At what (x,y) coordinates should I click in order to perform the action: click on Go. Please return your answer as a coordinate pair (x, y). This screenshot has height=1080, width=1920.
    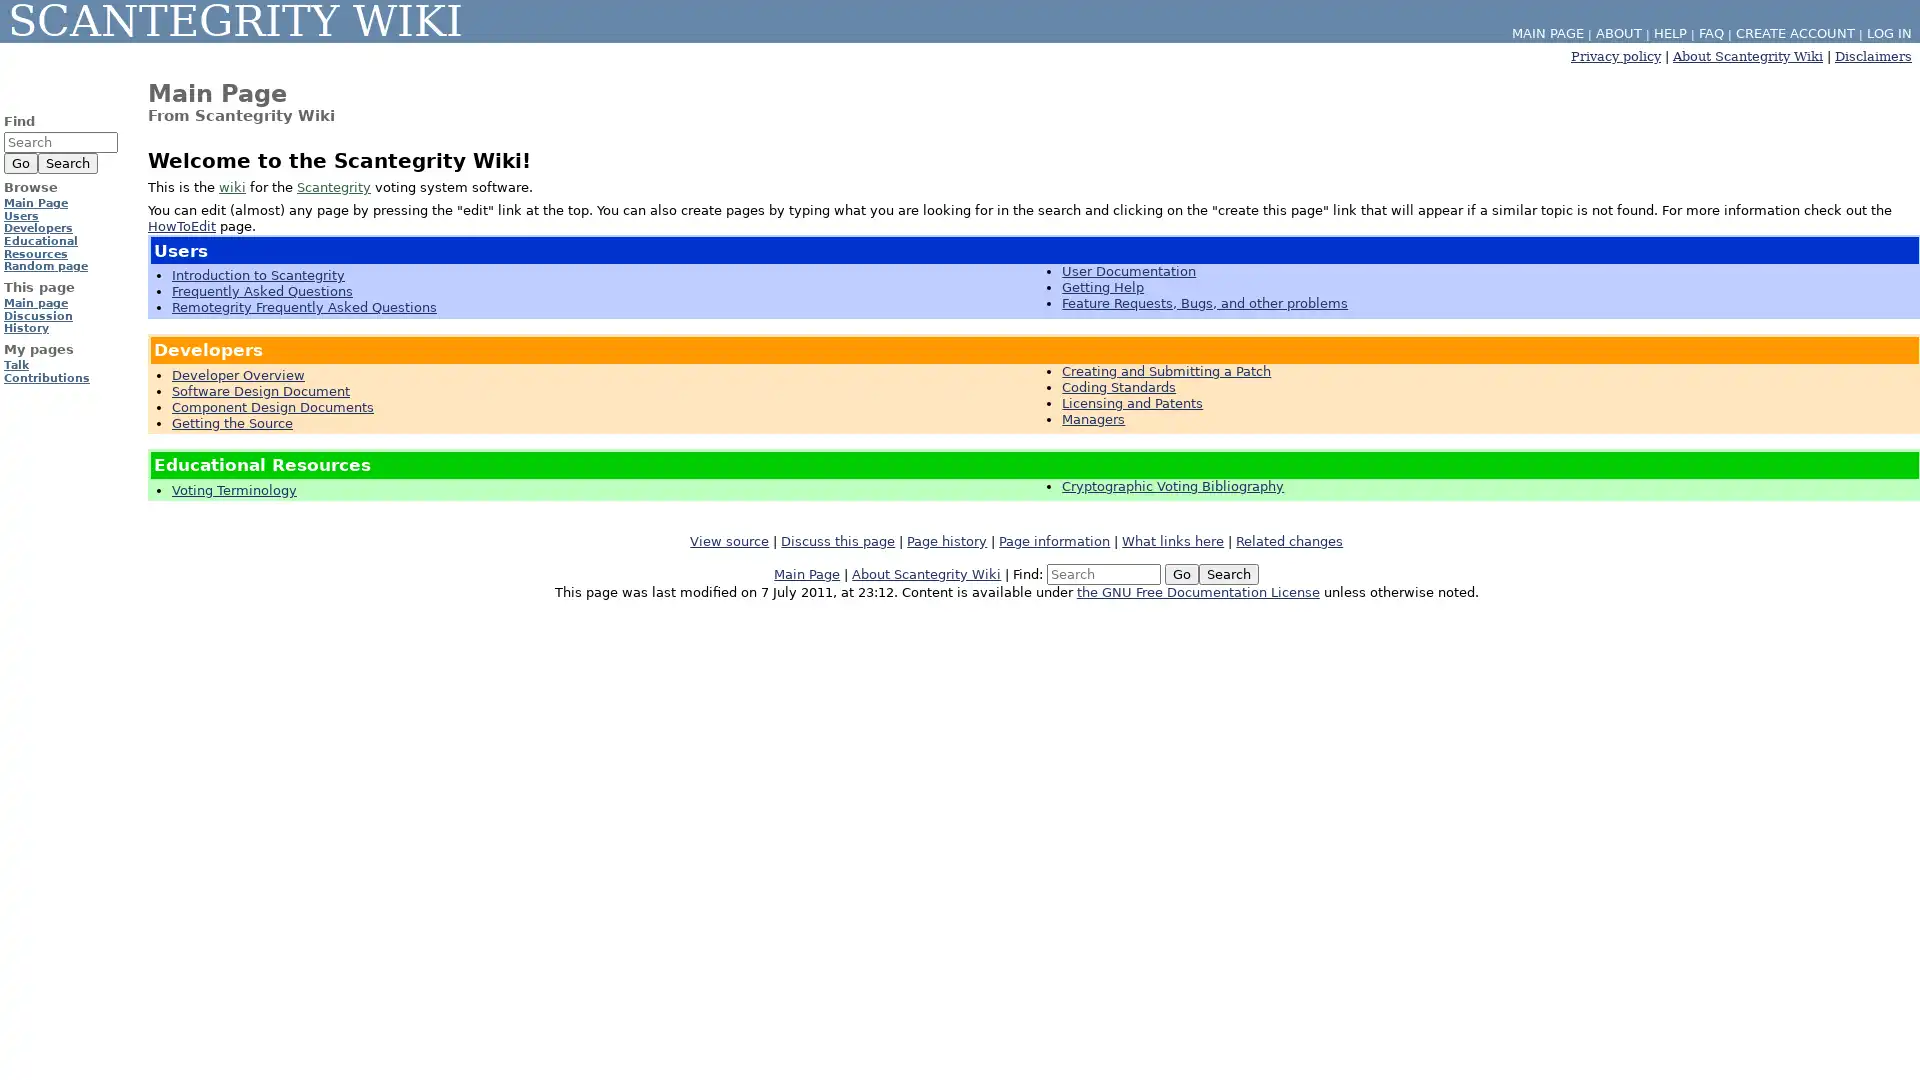
    Looking at the image, I should click on (20, 162).